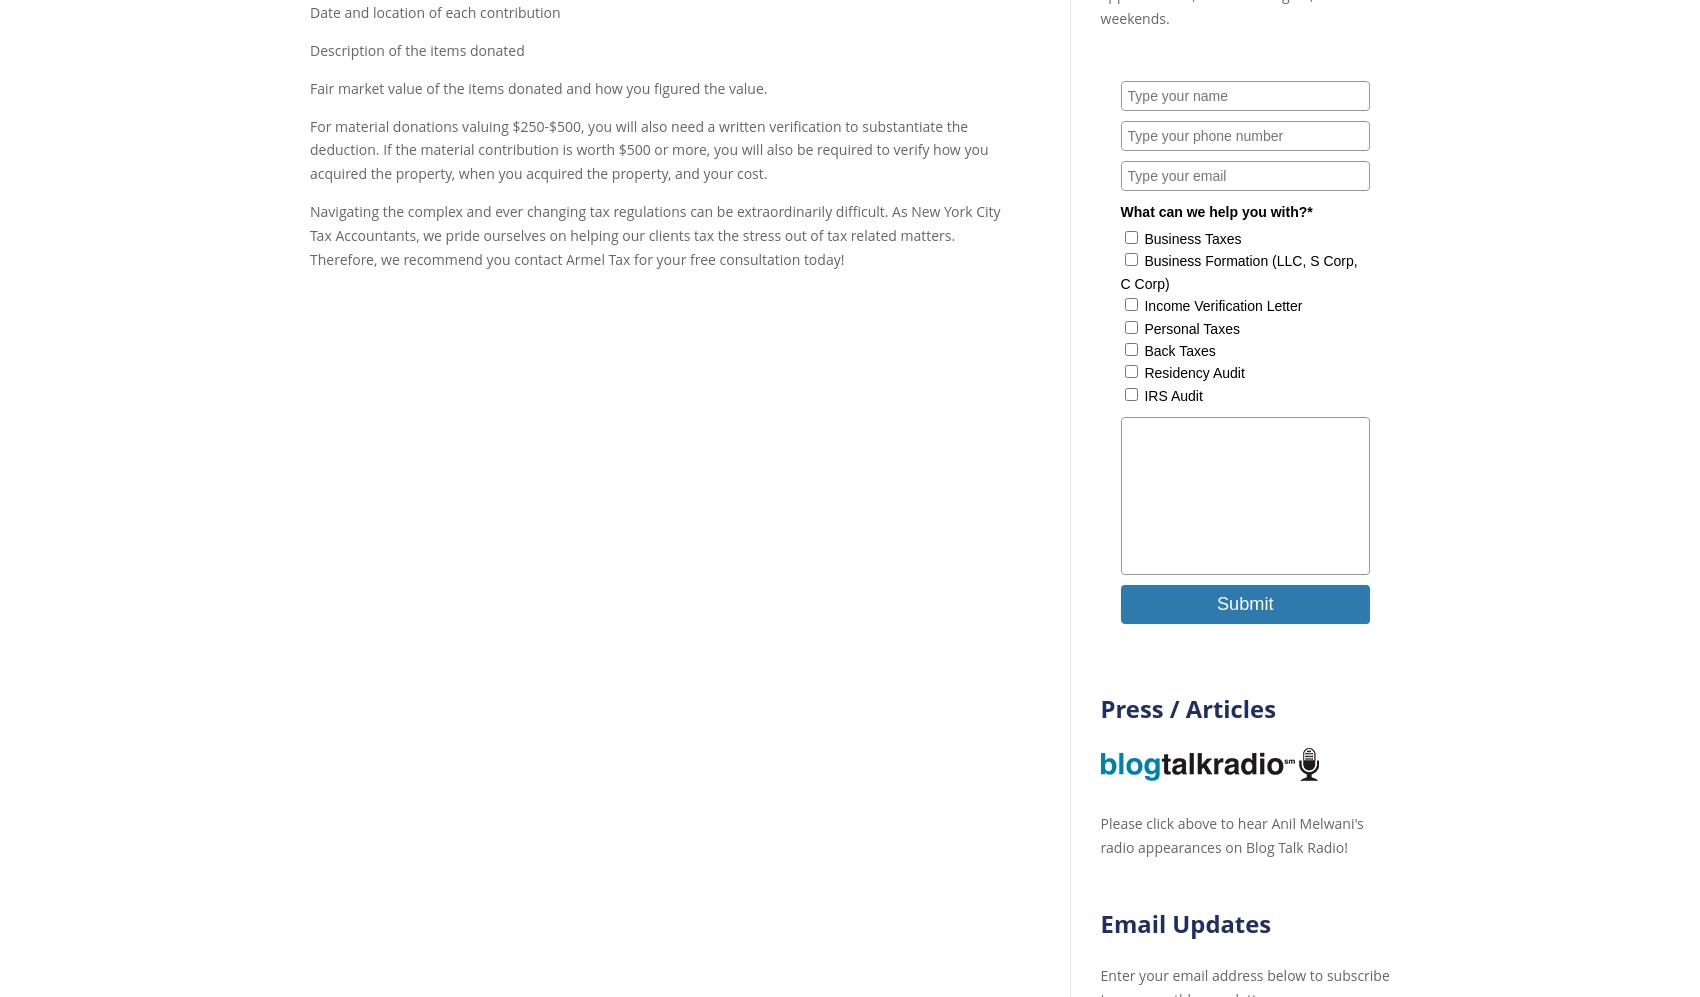 The width and height of the screenshot is (1700, 997). Describe the element at coordinates (1190, 327) in the screenshot. I see `'Personal Taxes'` at that location.